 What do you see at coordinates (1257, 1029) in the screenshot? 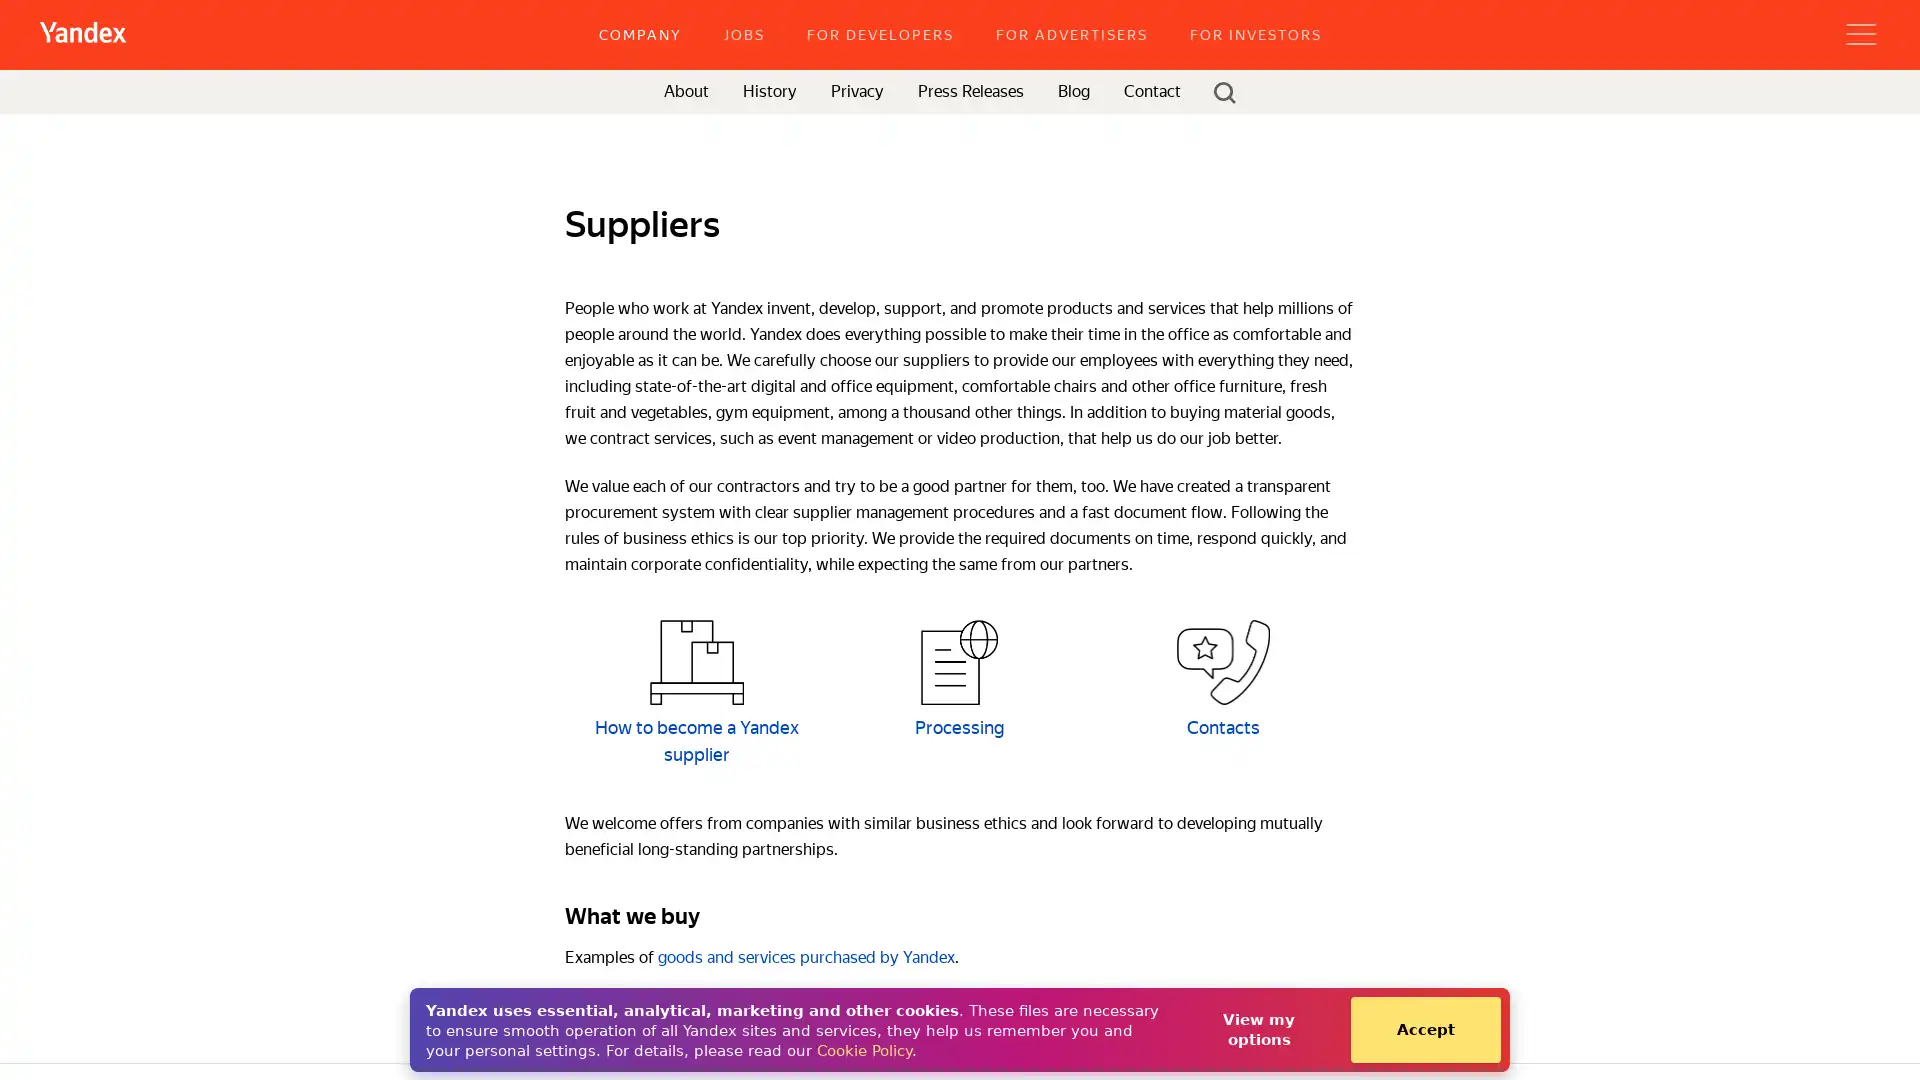
I see `View my options` at bounding box center [1257, 1029].